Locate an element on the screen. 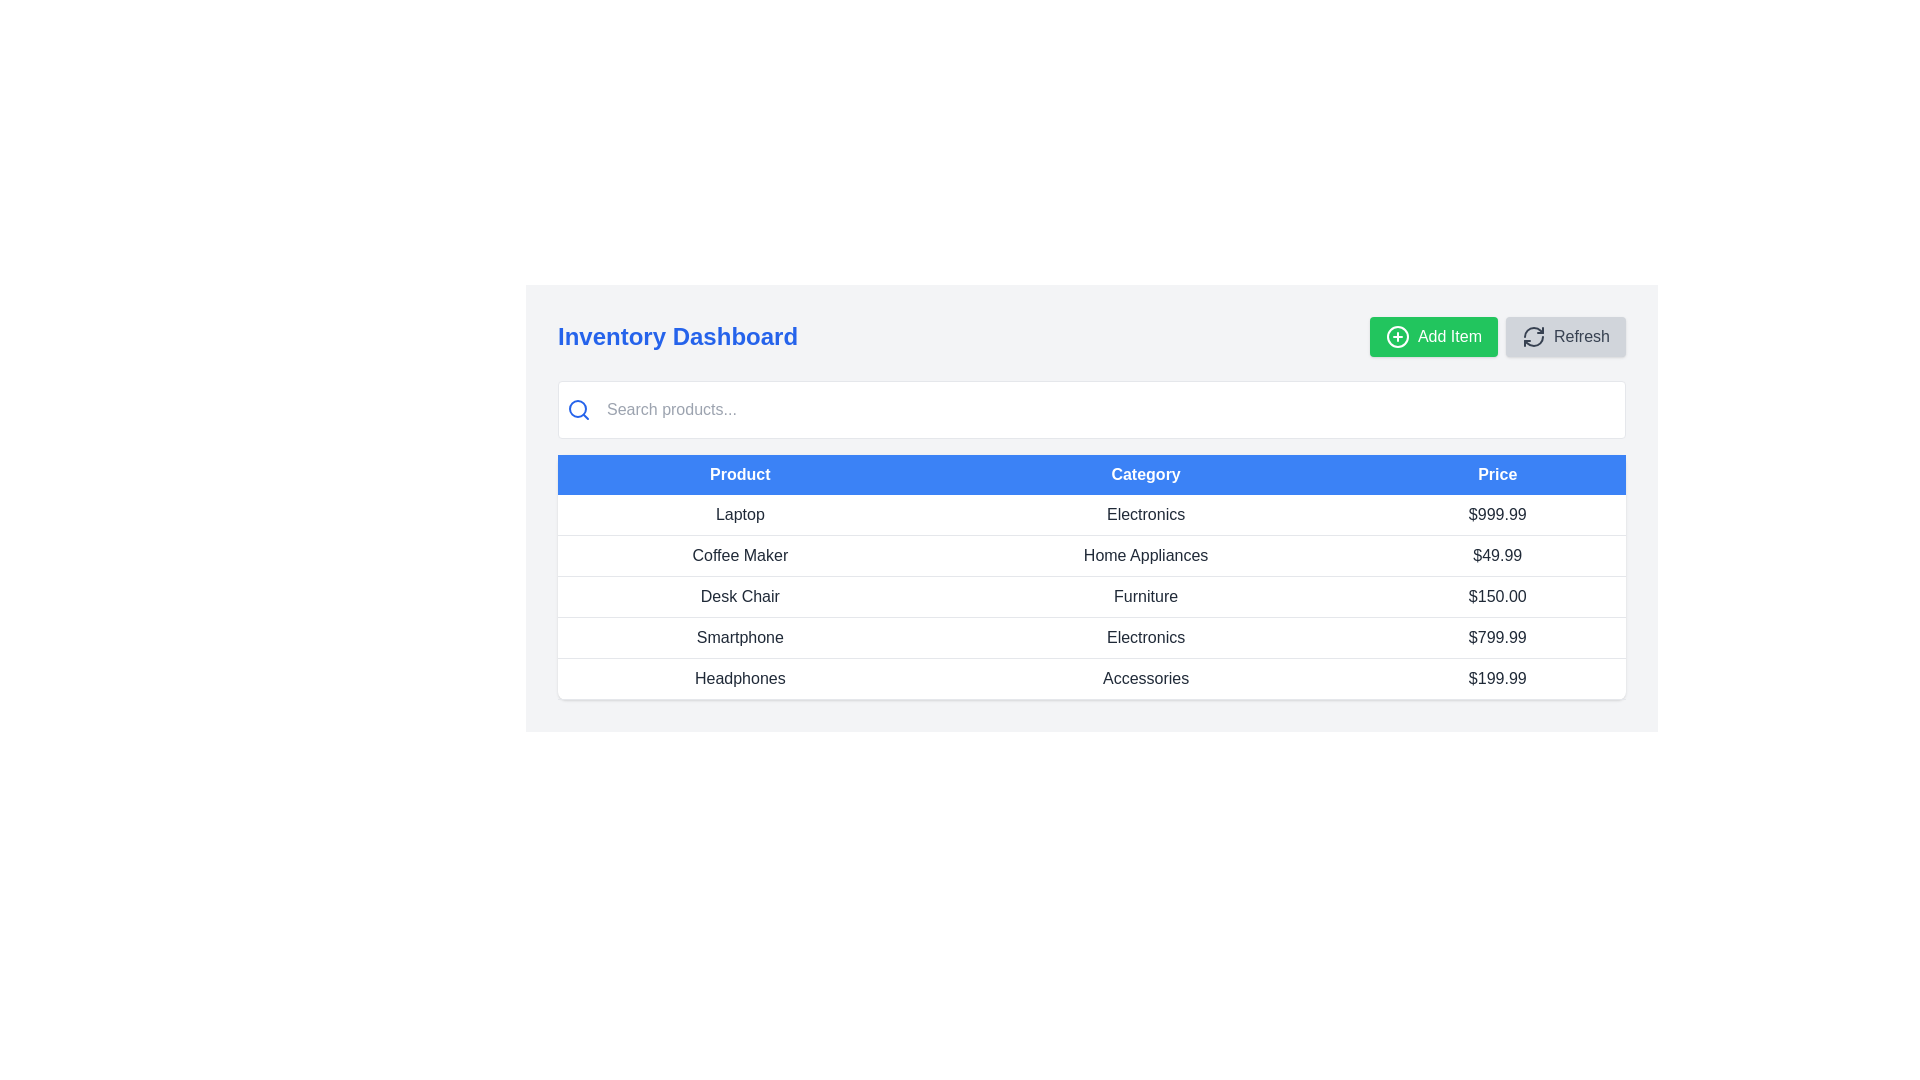  the 'Headphones' label in the 'Product' column located in the fifth row of the table is located at coordinates (739, 677).